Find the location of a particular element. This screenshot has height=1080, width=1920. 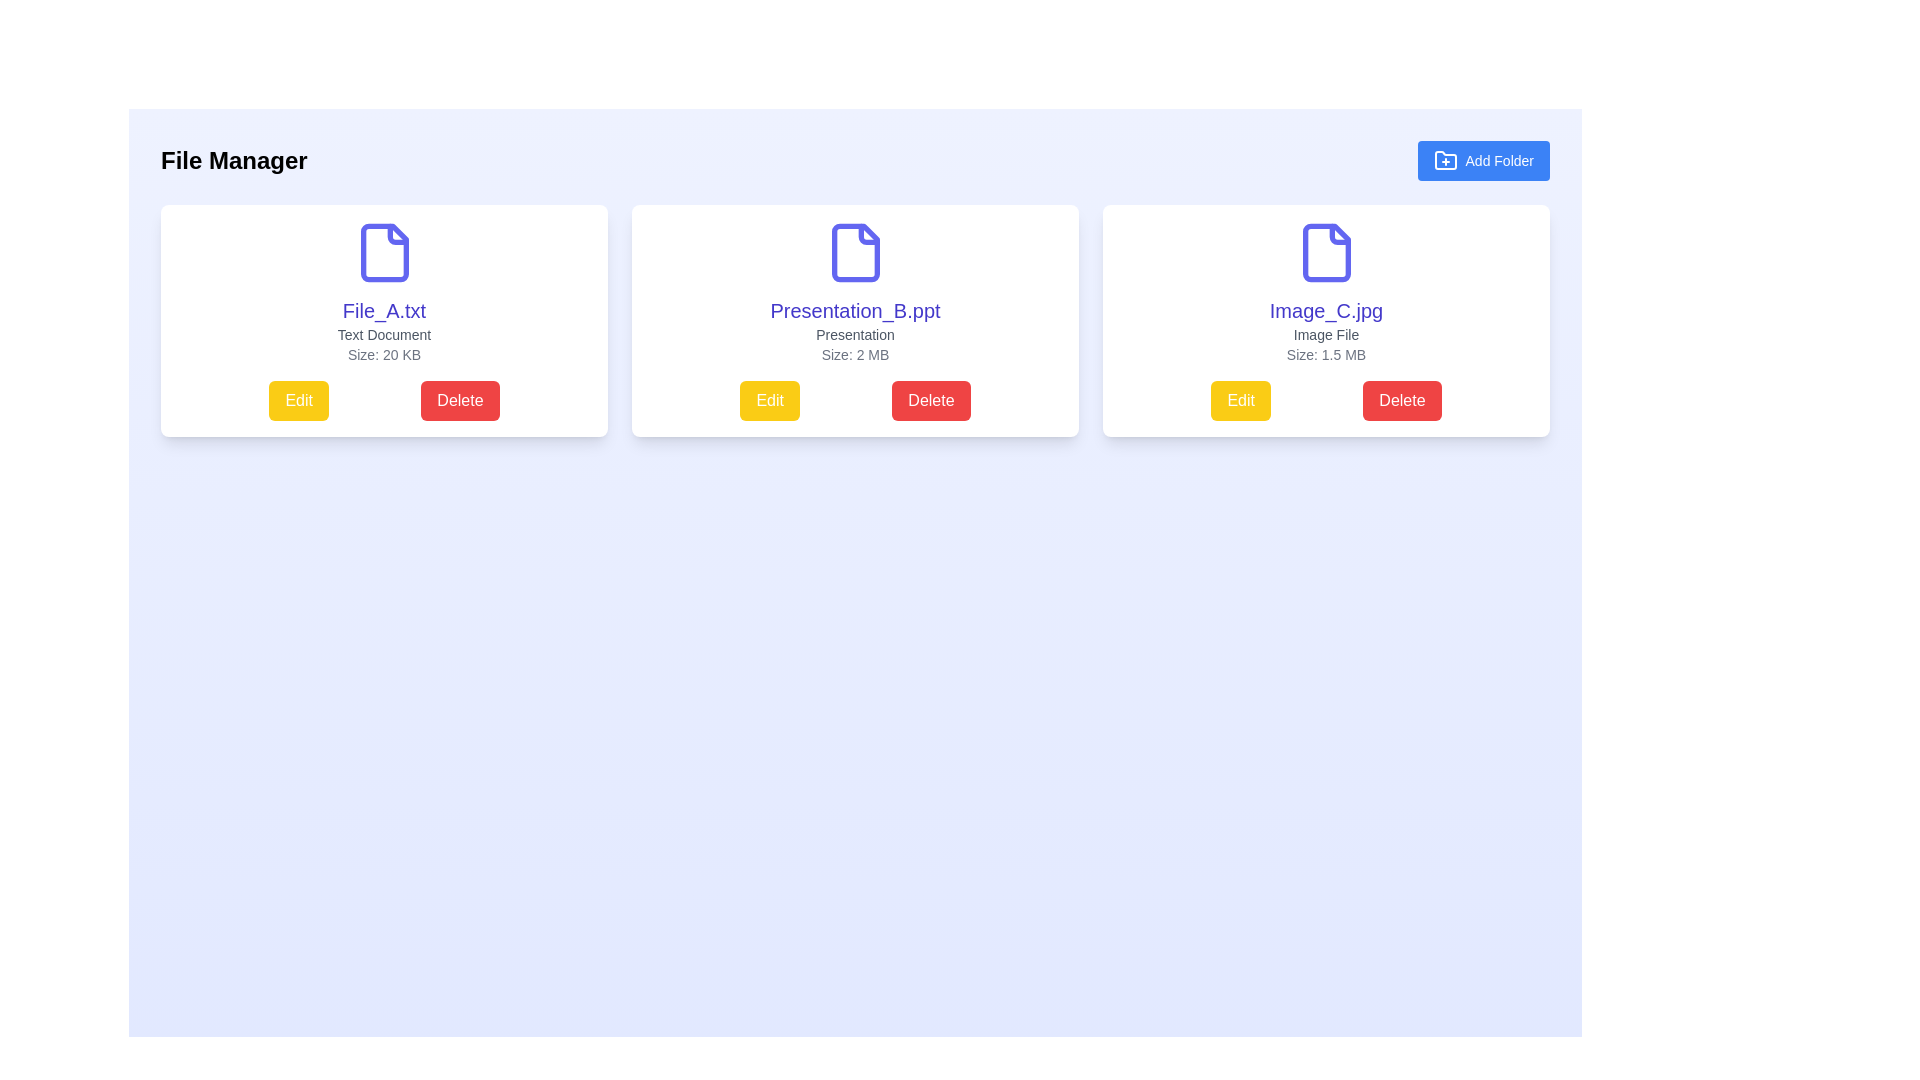

the 'Edit' button associated with the file 'File_A.txt' is located at coordinates (298, 401).